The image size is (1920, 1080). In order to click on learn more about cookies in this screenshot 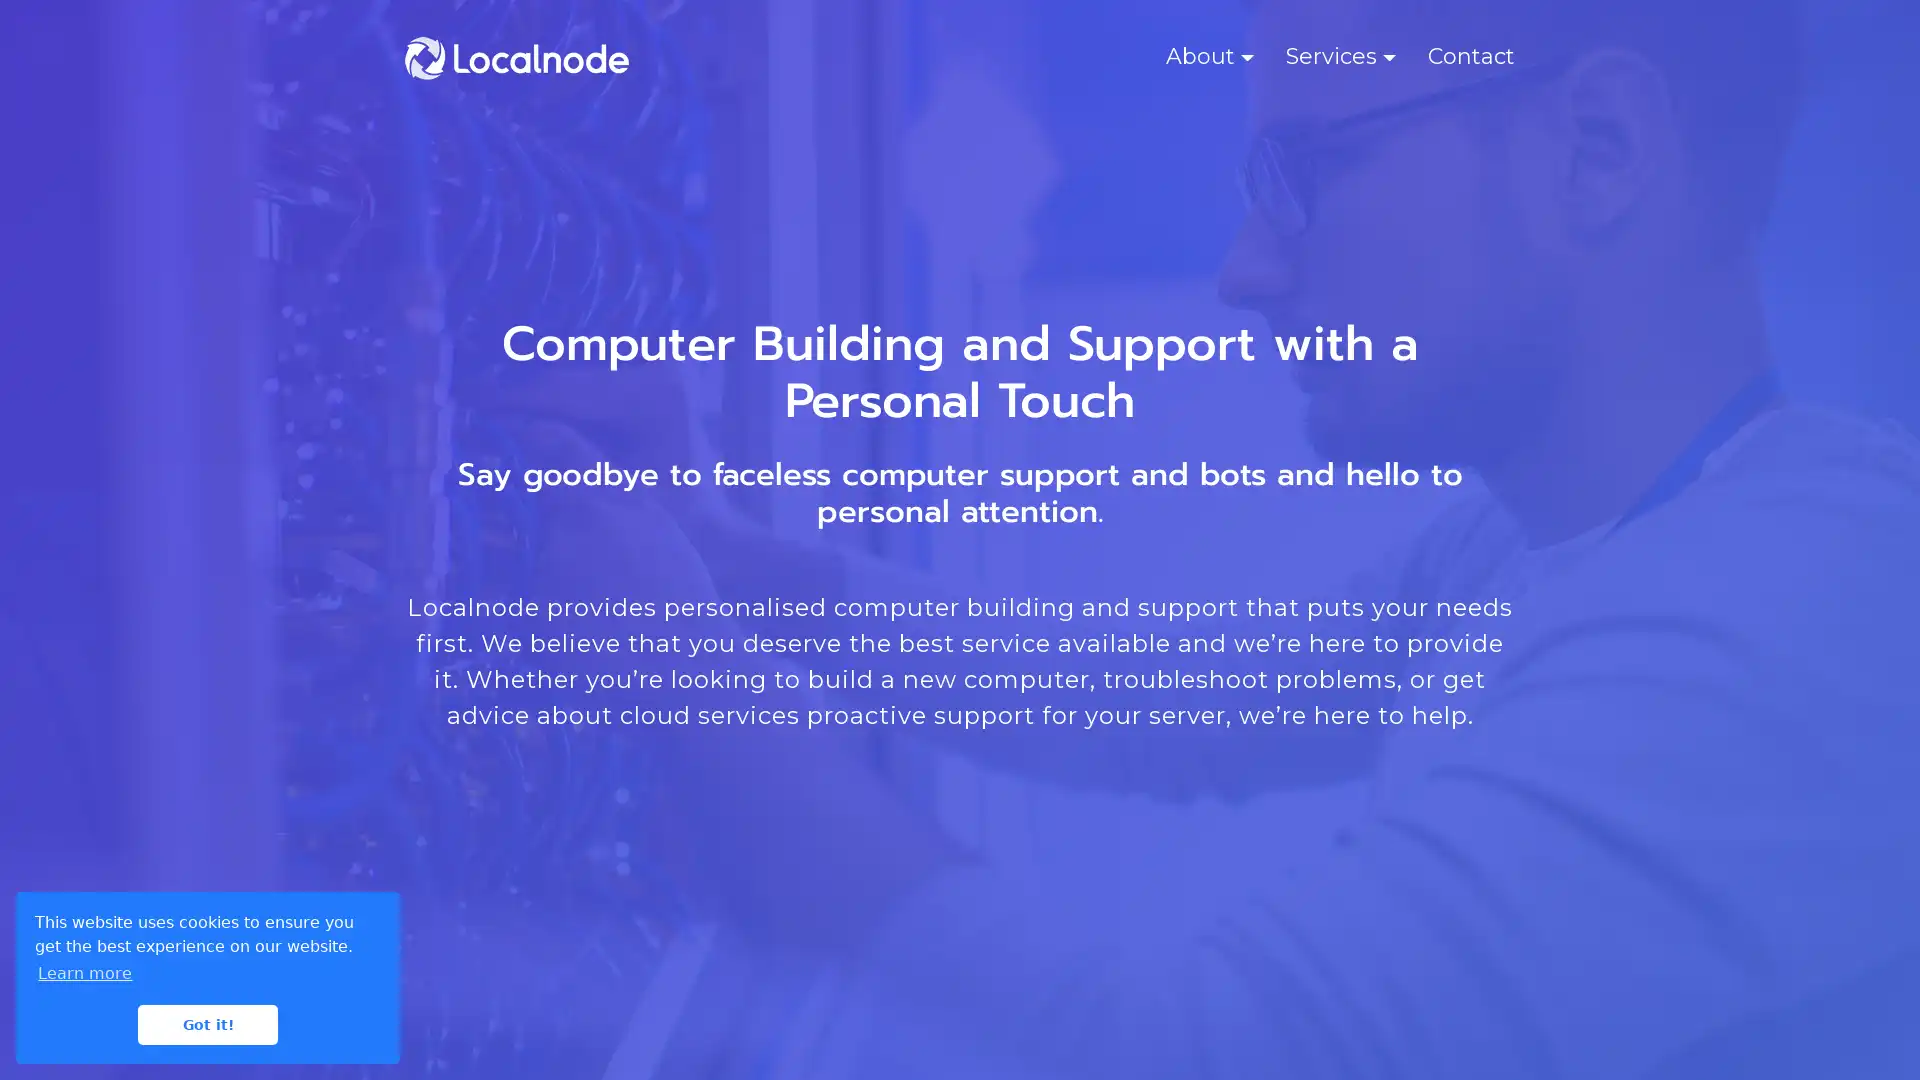, I will do `click(84, 972)`.